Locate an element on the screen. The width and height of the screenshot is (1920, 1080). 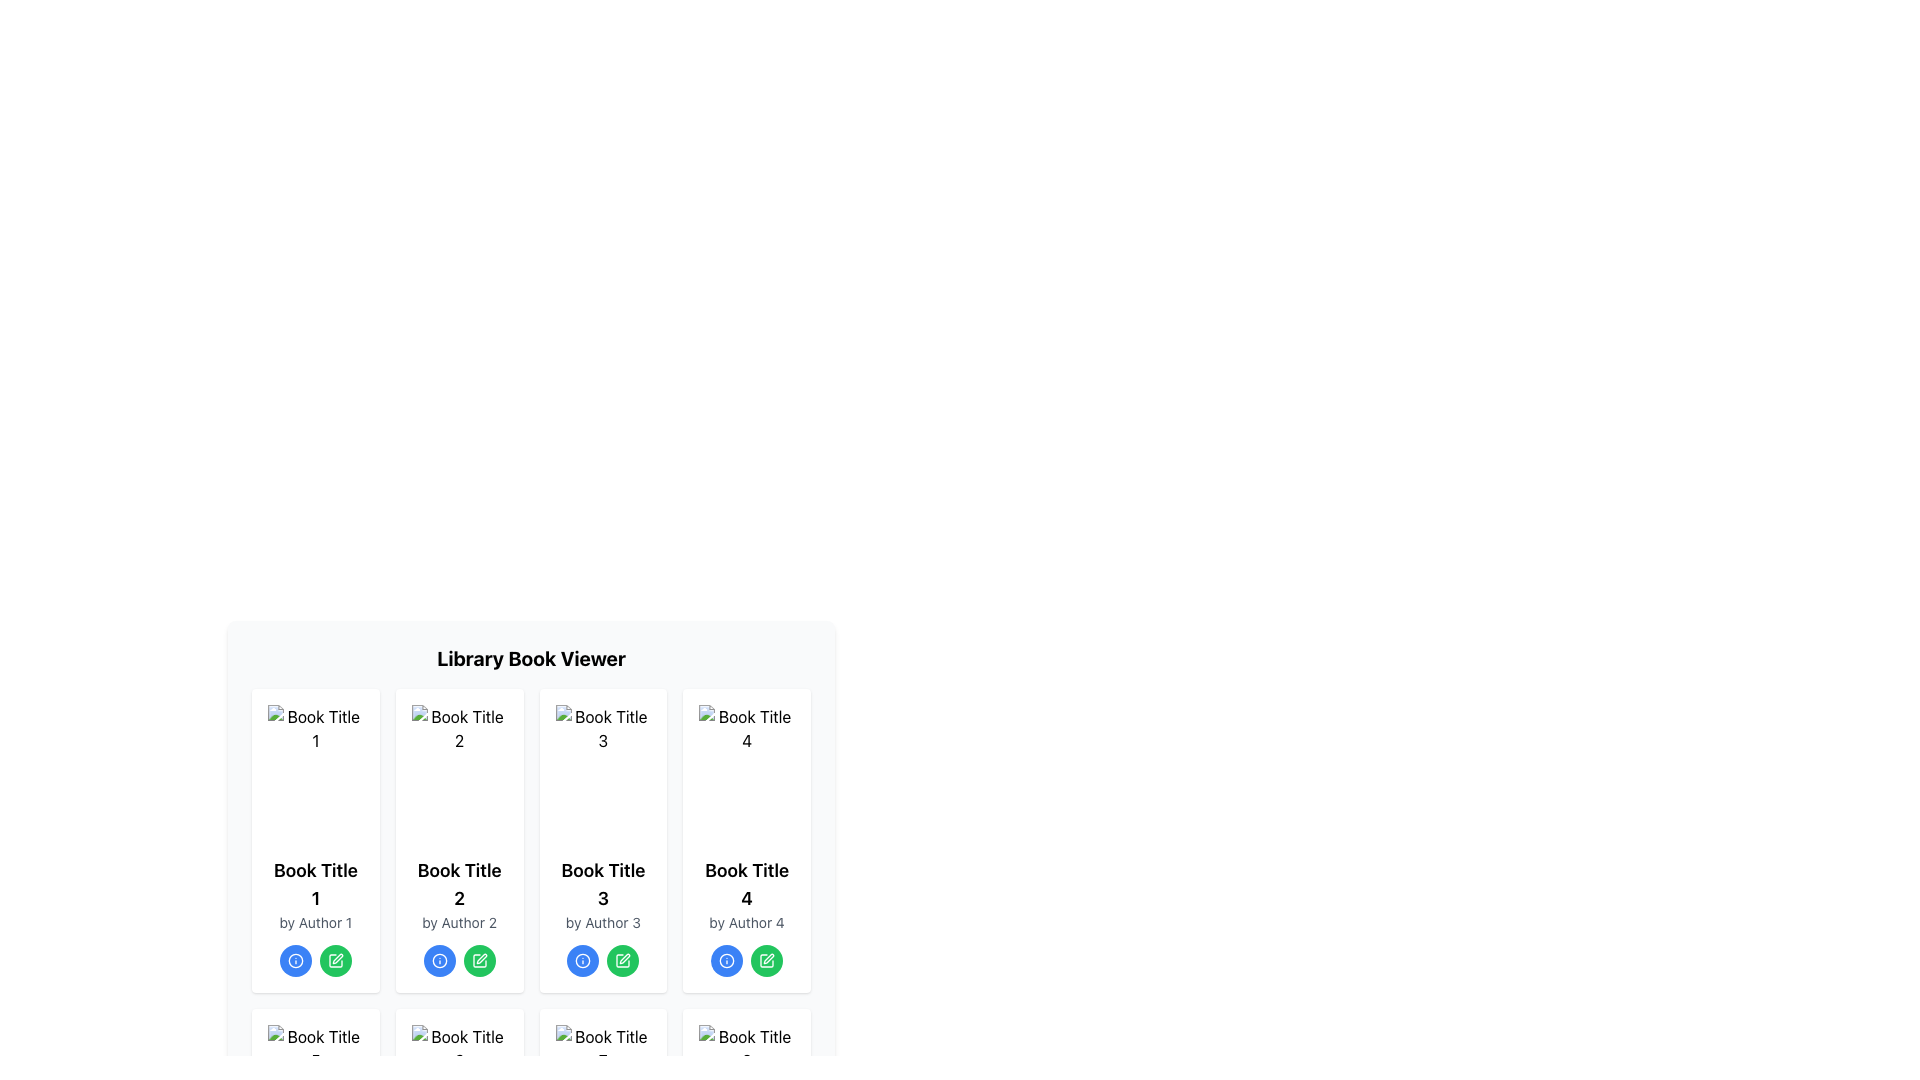
the information indicator icon located at the bottom center of the first book card in the grid layout is located at coordinates (294, 959).